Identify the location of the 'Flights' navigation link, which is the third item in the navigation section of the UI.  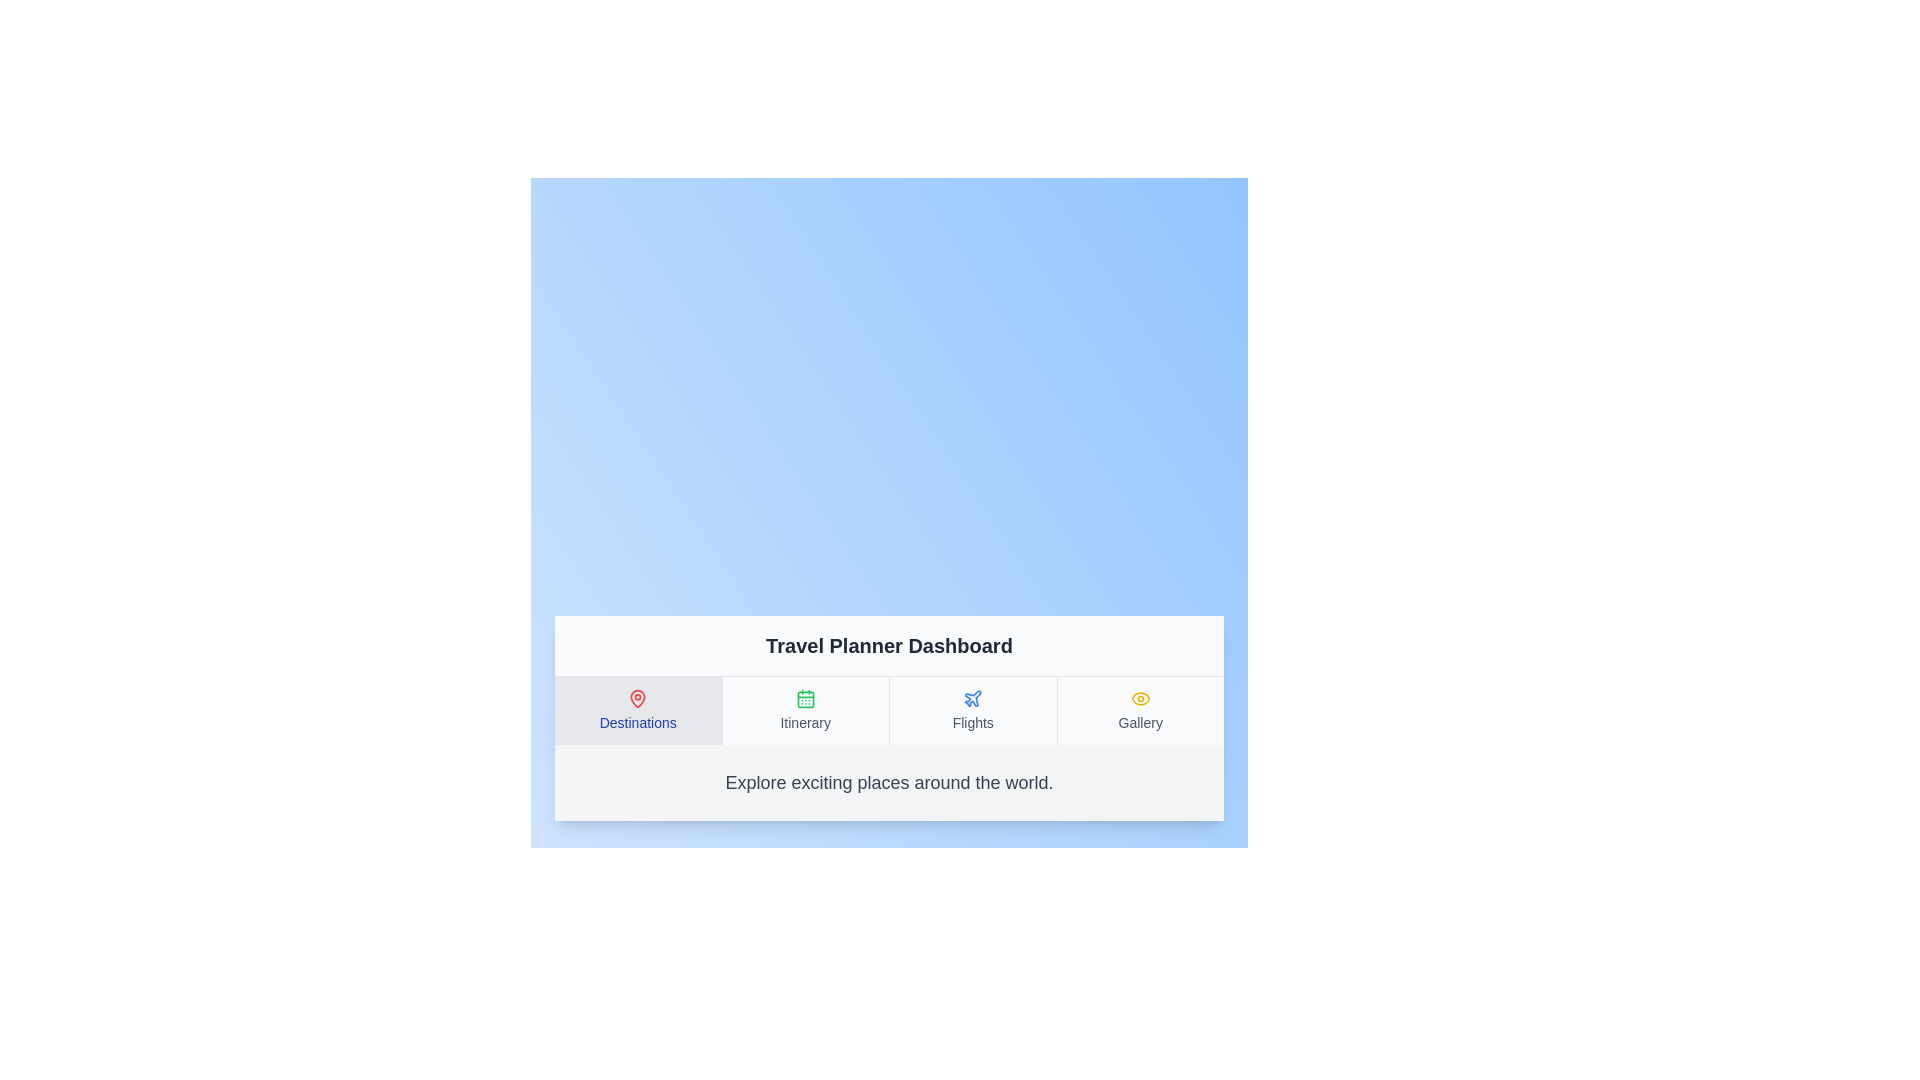
(973, 709).